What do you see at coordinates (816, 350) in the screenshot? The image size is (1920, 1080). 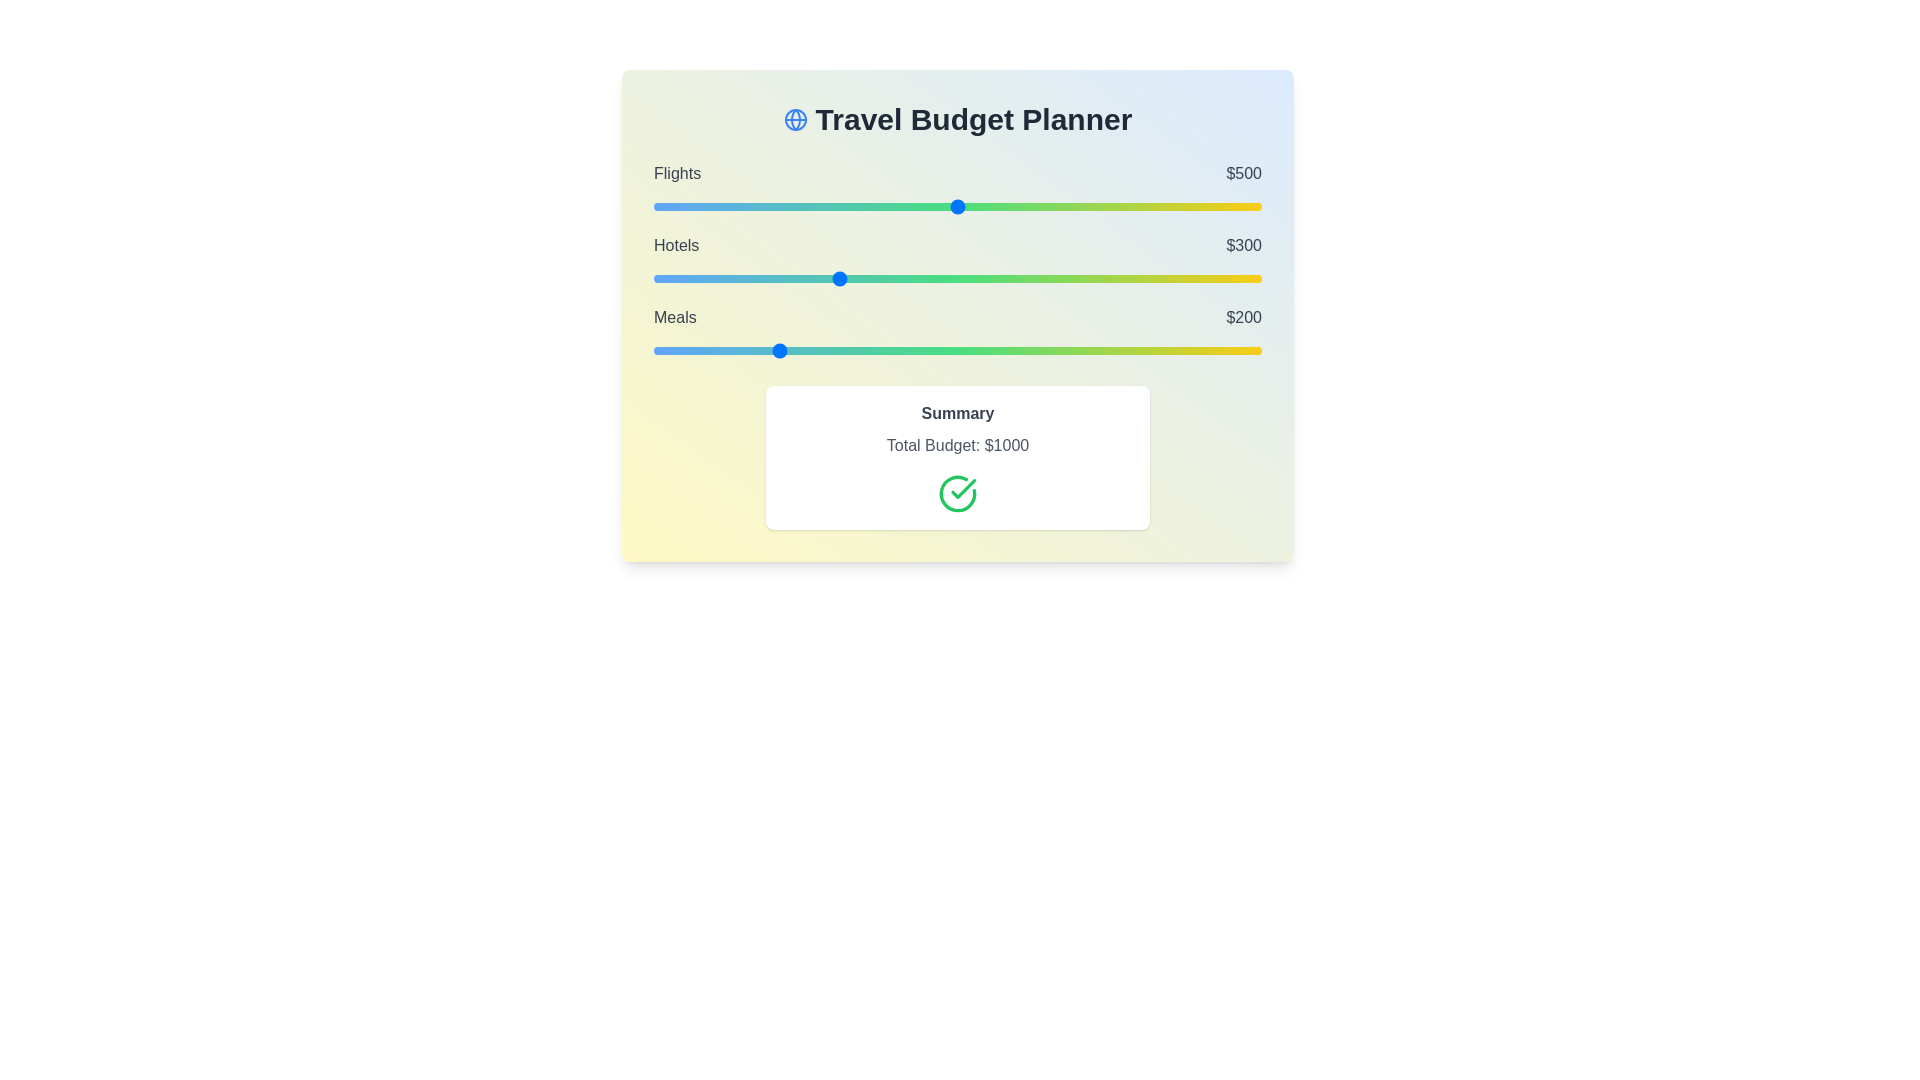 I see `the 'Meals' slider to 267 within the range 0 to 1000` at bounding box center [816, 350].